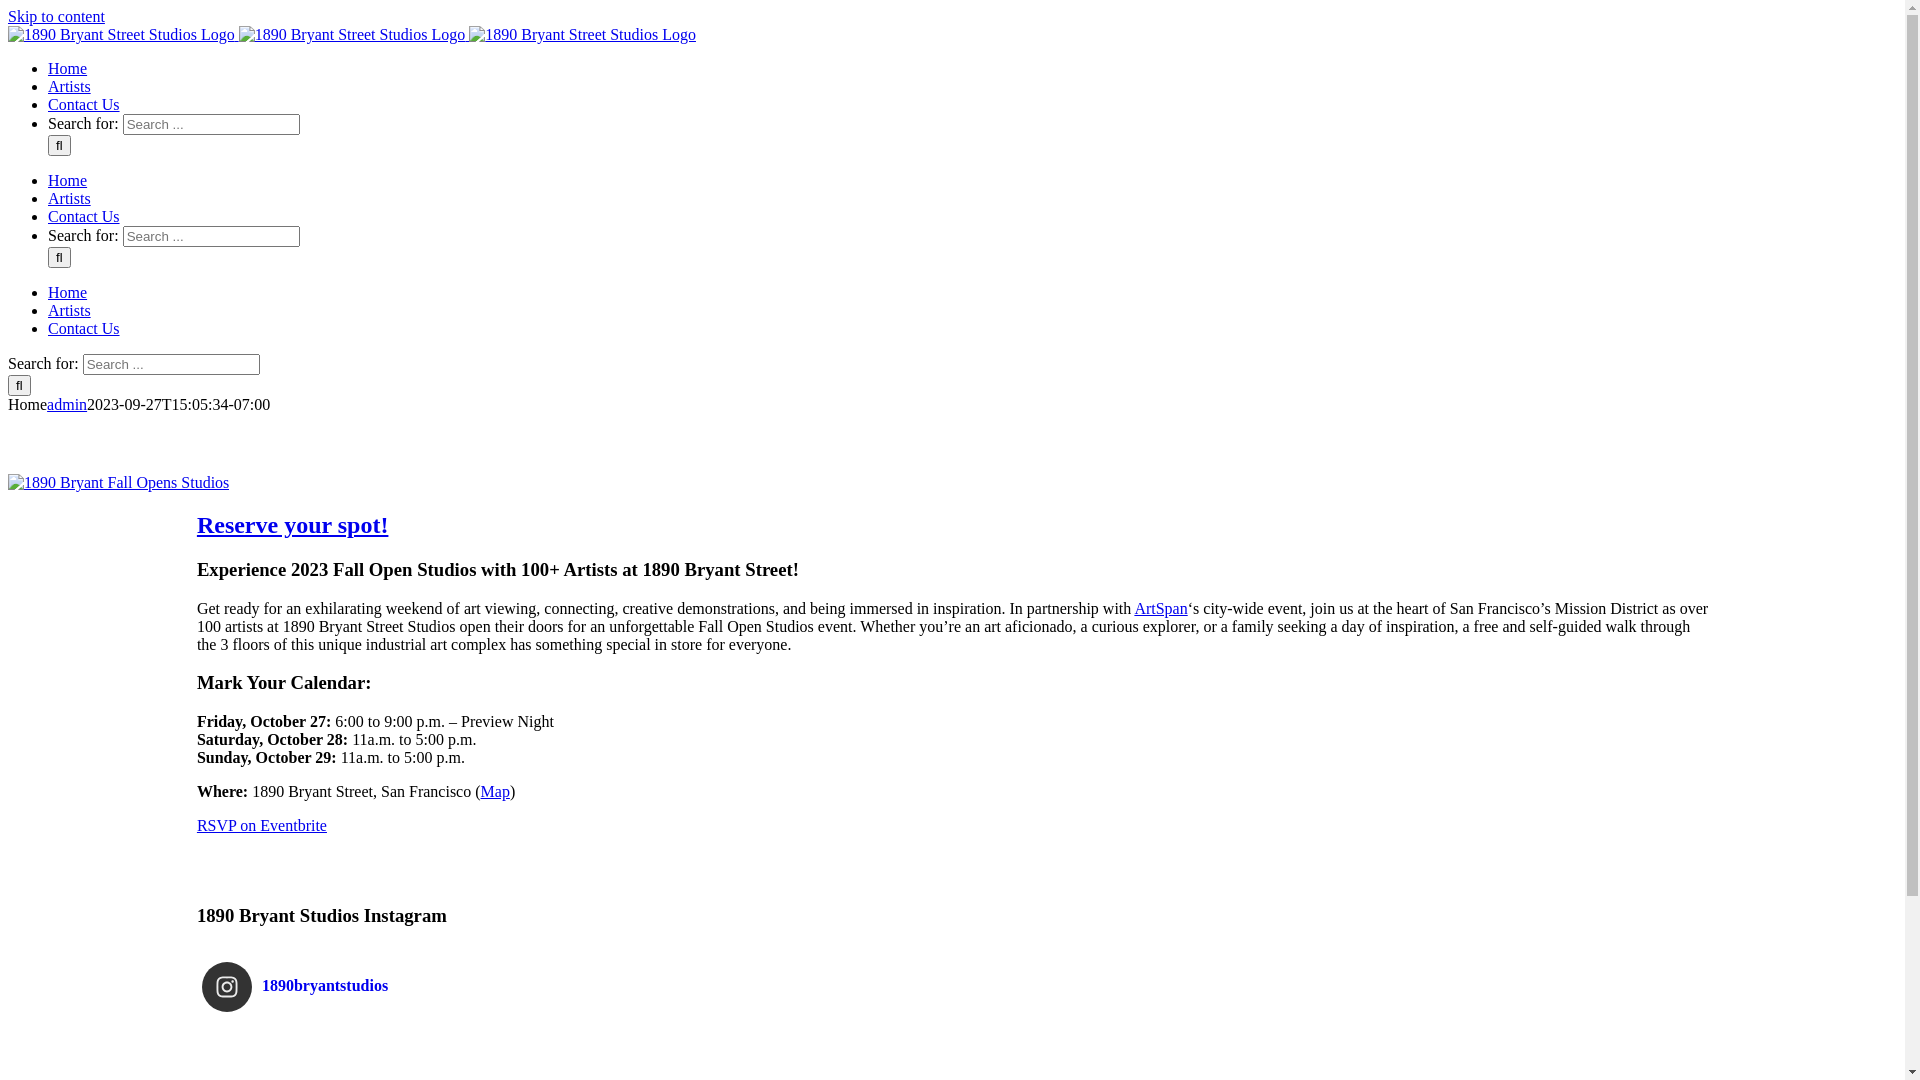  I want to click on 'Home', so click(67, 67).